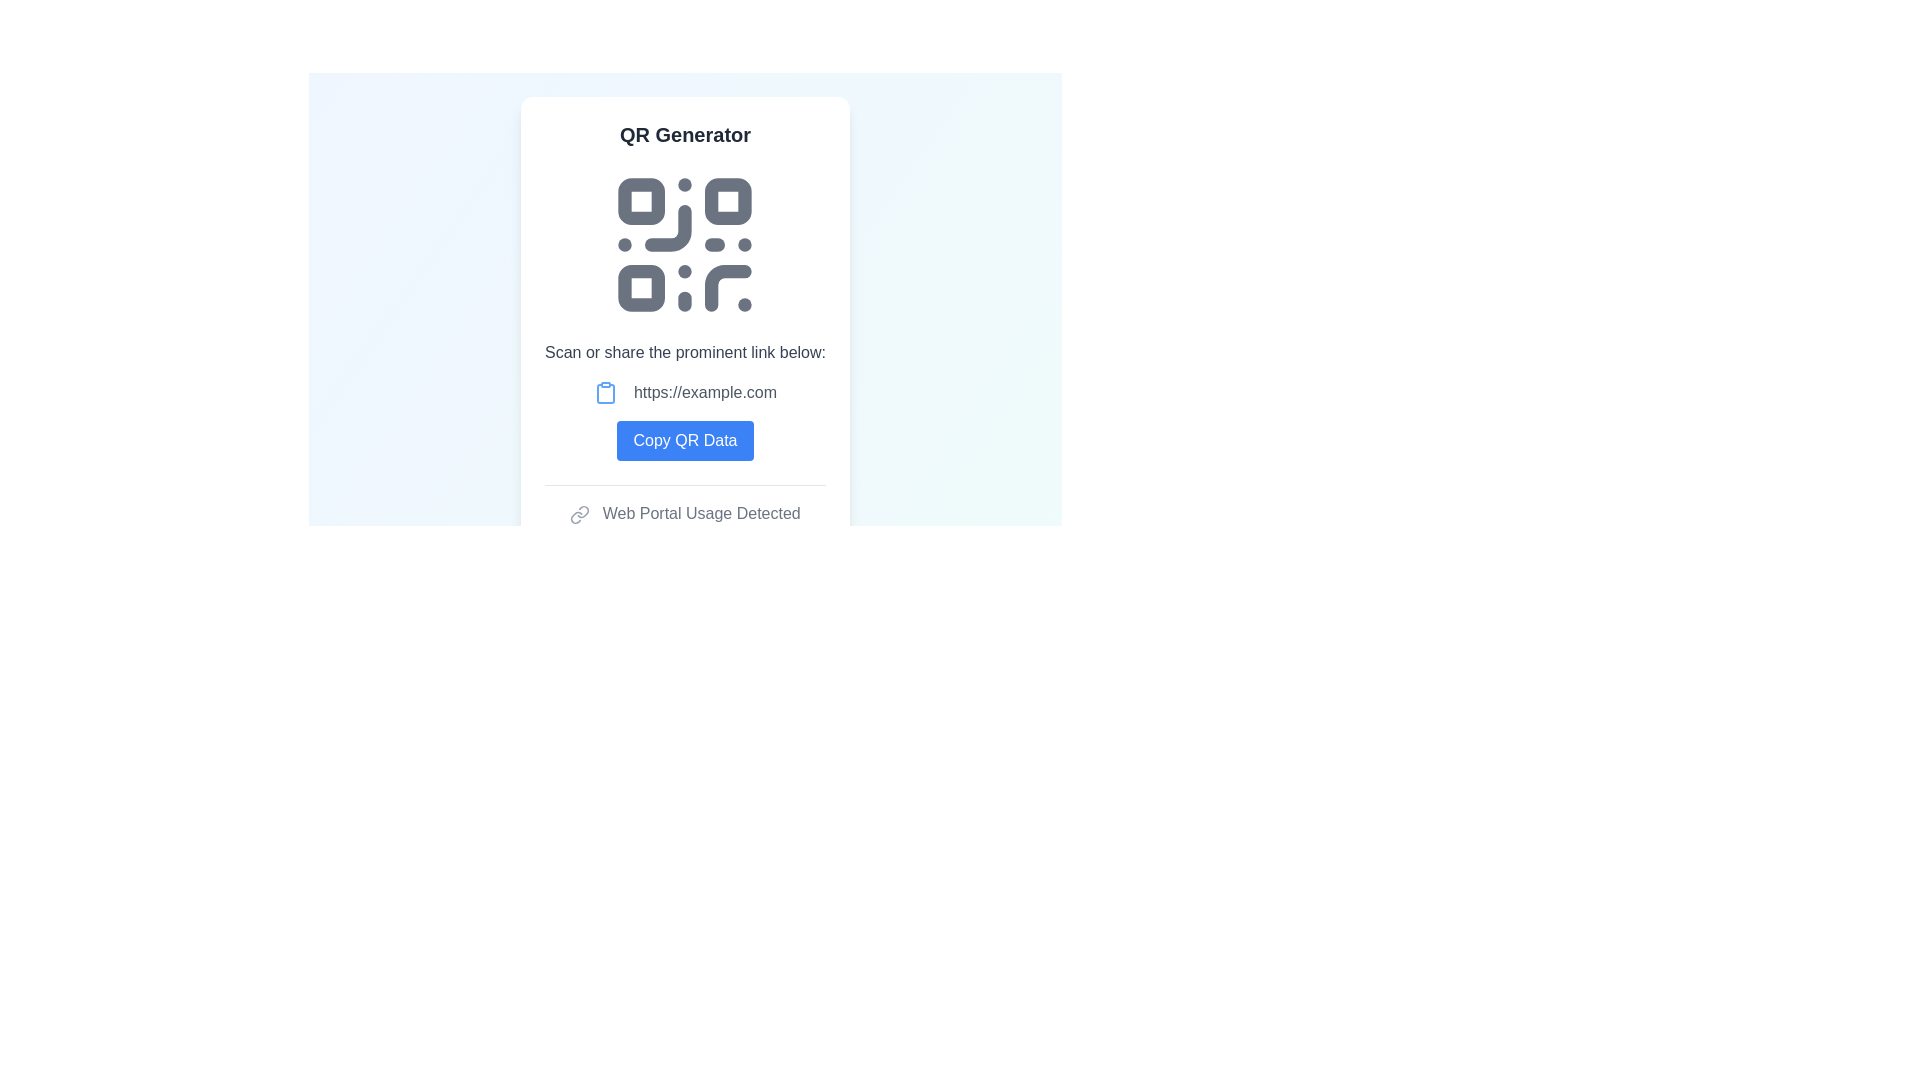 The image size is (1920, 1080). I want to click on the bottom-left square of the QR code, which is part of the 3x3 layout, so click(642, 288).